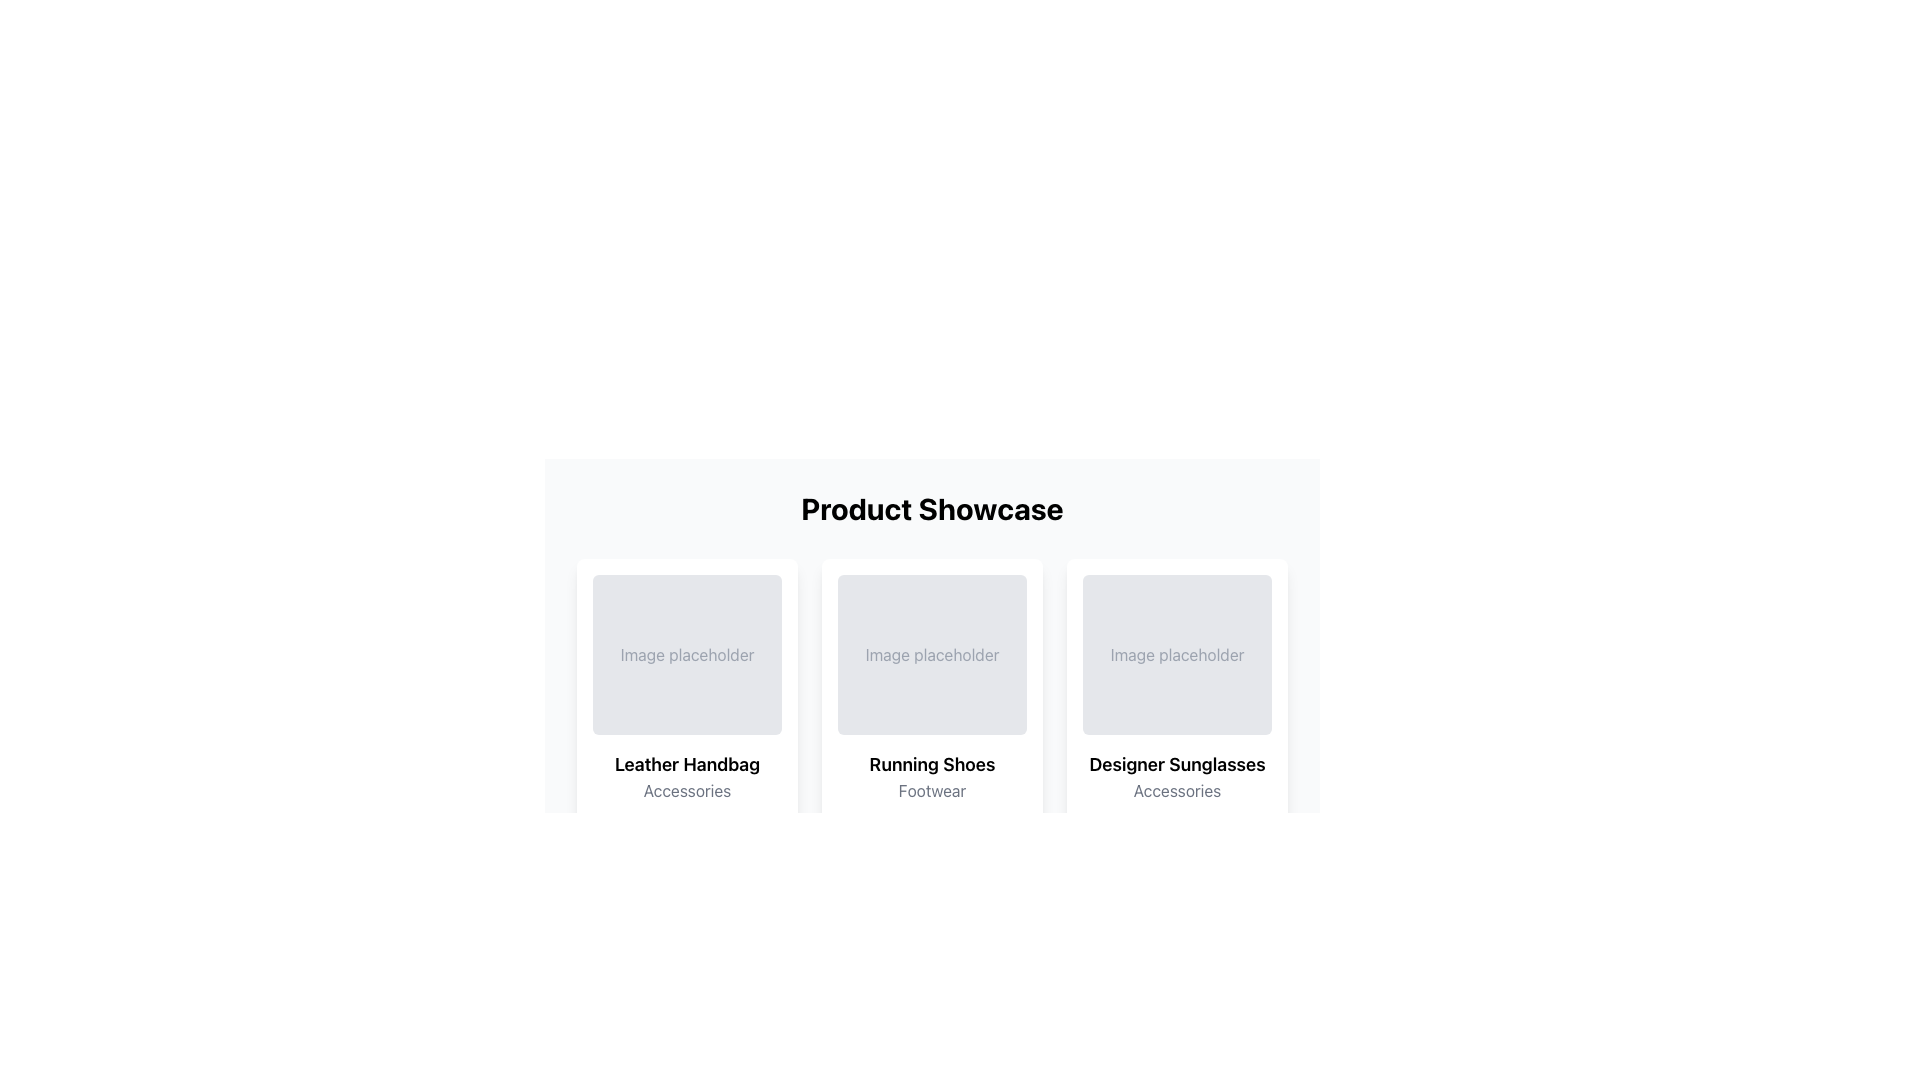 This screenshot has height=1080, width=1920. I want to click on the Image Placeholder which visually represents a missing or to-be-loaded image in the product card labeled 'Designer Sunglasses', so click(1177, 655).